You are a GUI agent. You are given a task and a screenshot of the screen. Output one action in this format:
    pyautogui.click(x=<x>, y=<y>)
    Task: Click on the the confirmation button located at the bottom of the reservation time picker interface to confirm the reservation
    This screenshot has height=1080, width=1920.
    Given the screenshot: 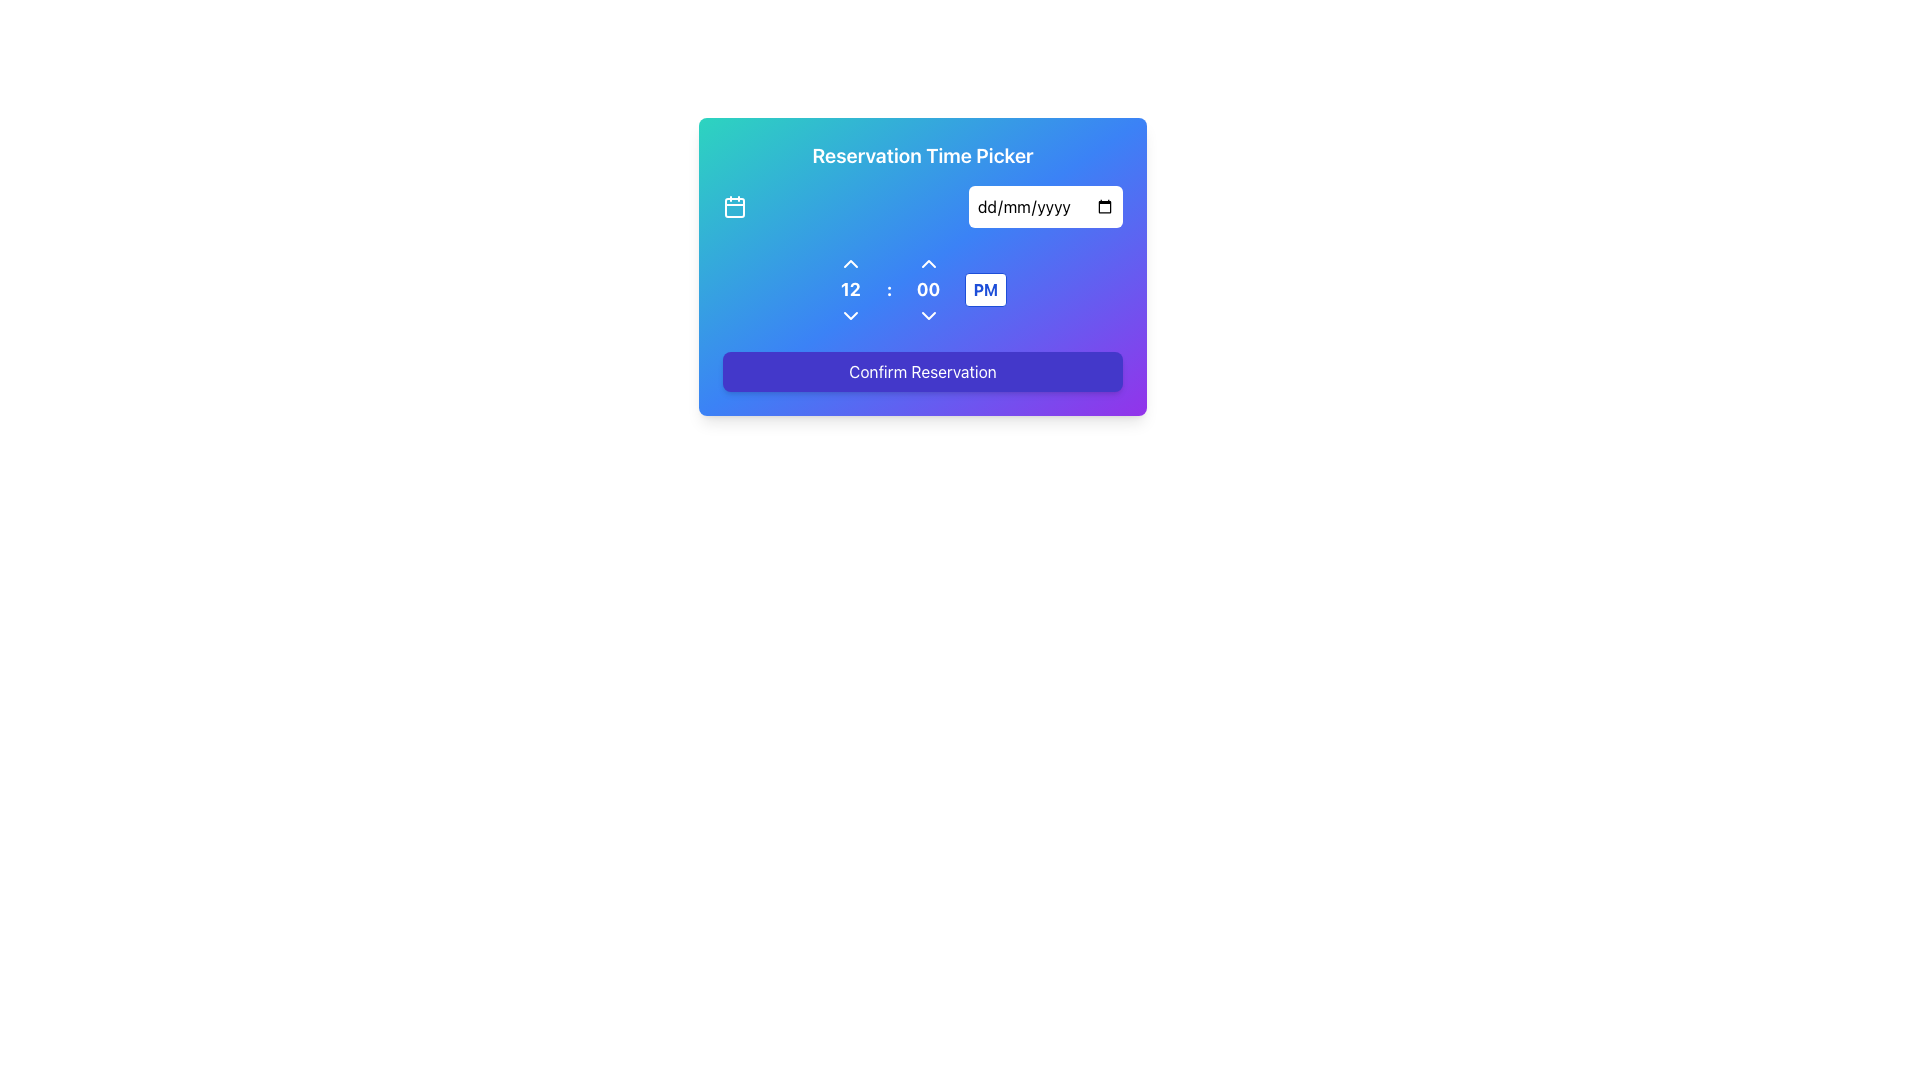 What is the action you would take?
    pyautogui.click(x=921, y=371)
    